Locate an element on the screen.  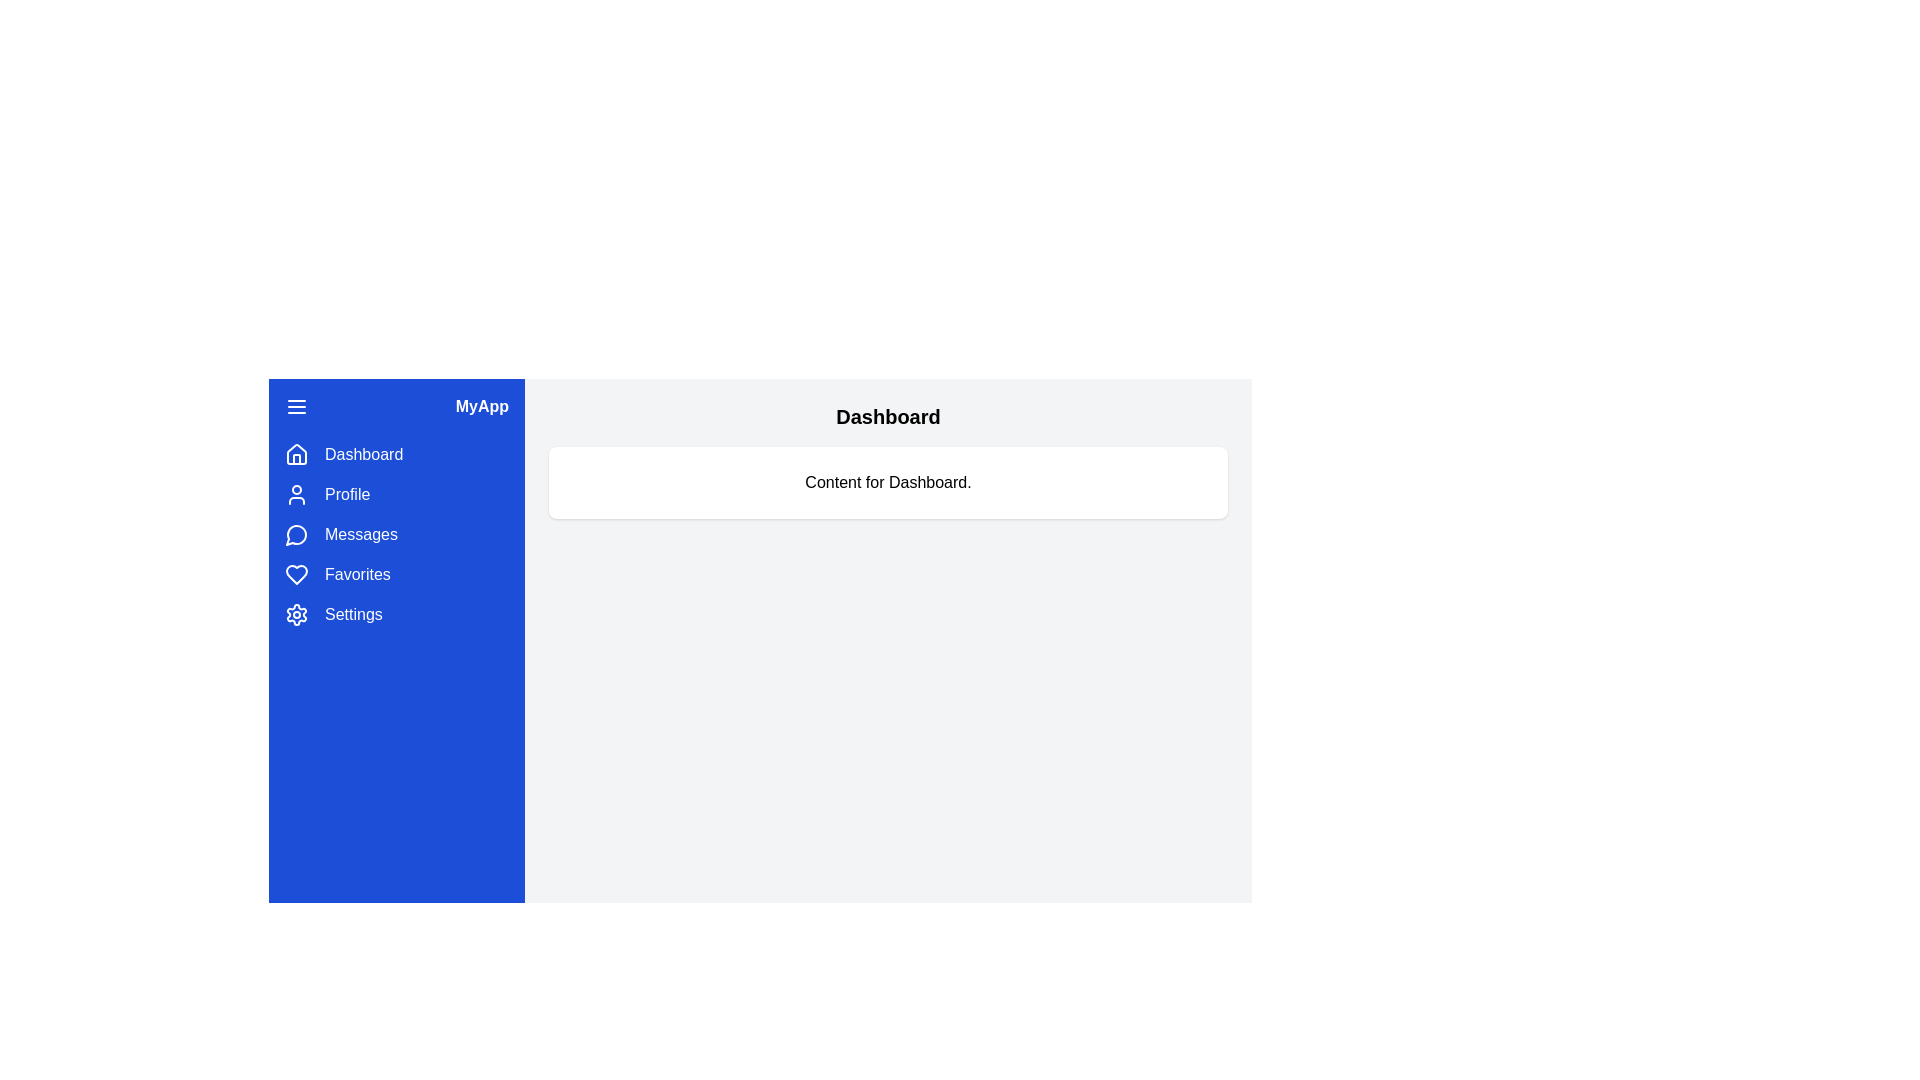
the house-shaped icon in the navigation menu located near the top left of the interface is located at coordinates (296, 454).